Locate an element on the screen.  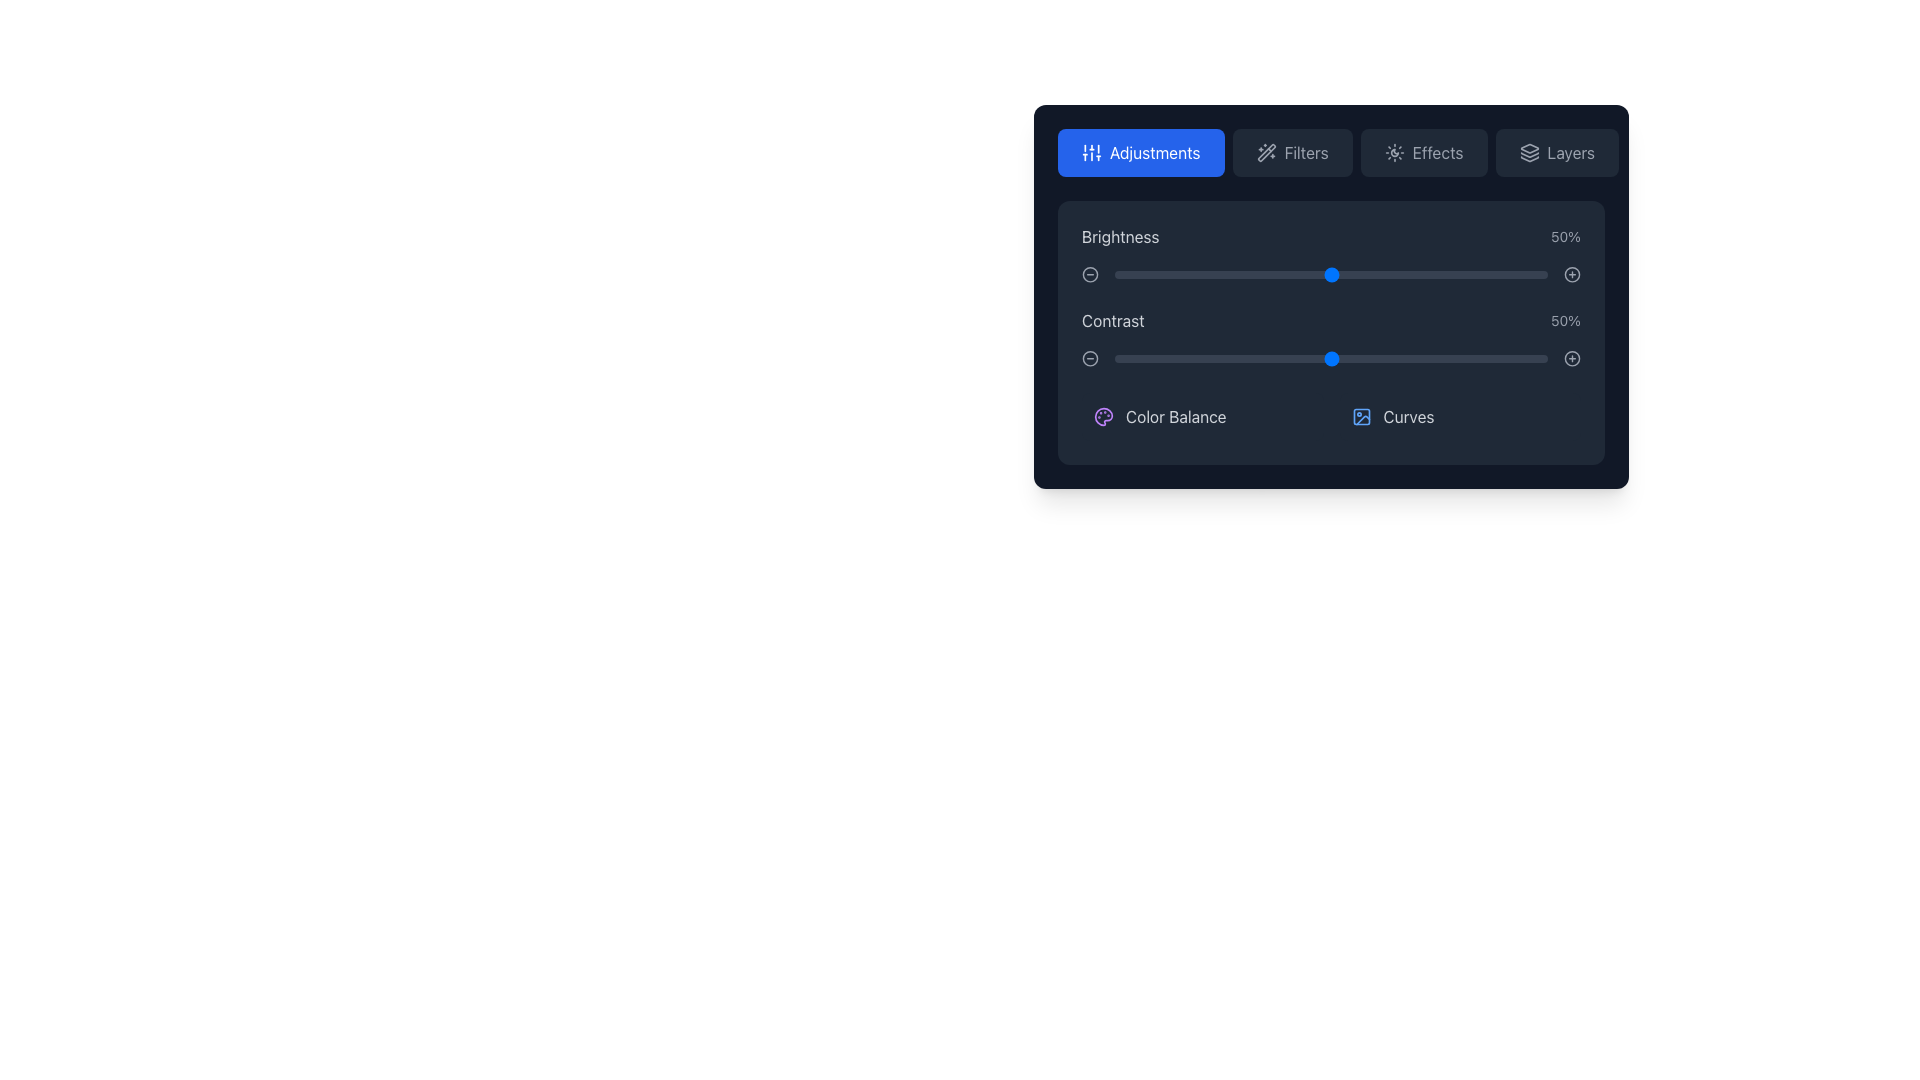
the 'Effects' label, which is styled in light gray on a dark gray background is located at coordinates (1437, 152).